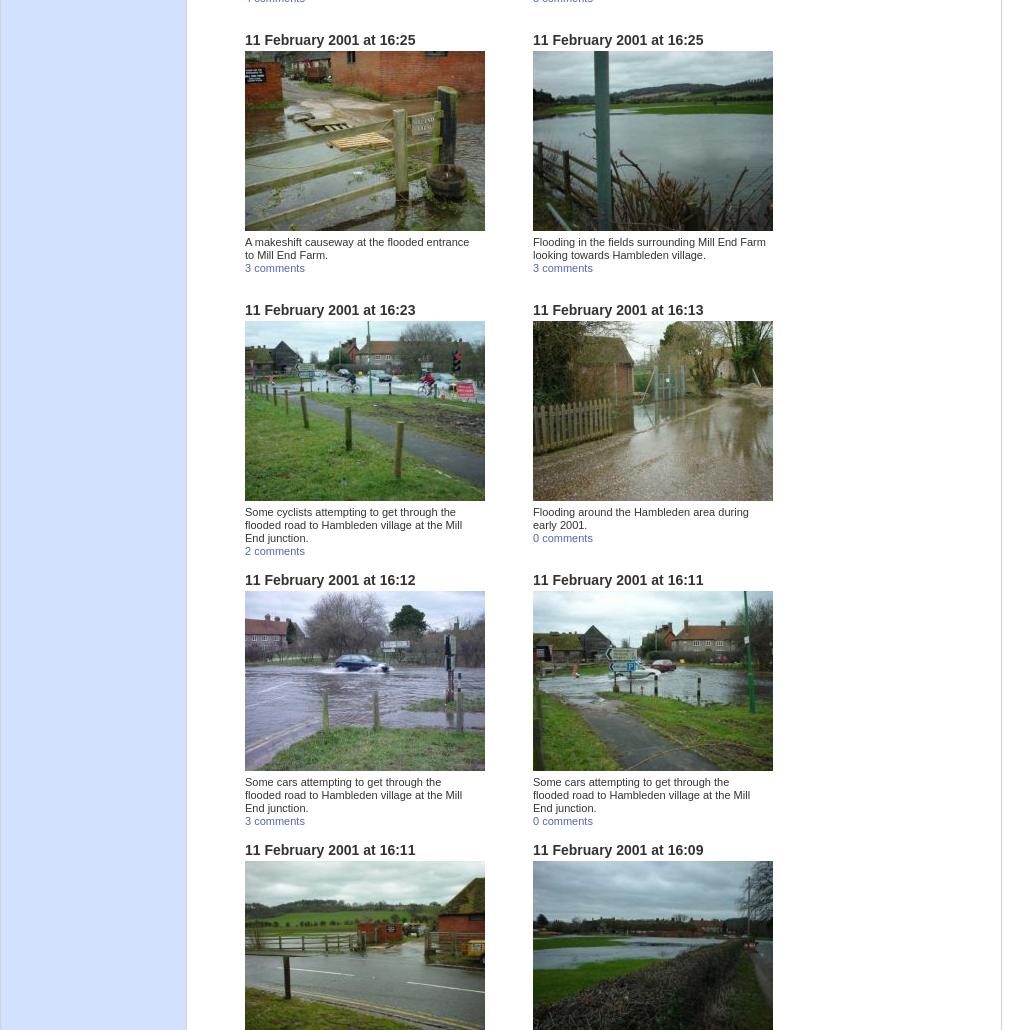 Image resolution: width=1015 pixels, height=1030 pixels. I want to click on '11 February 2001 at 16:13', so click(617, 309).